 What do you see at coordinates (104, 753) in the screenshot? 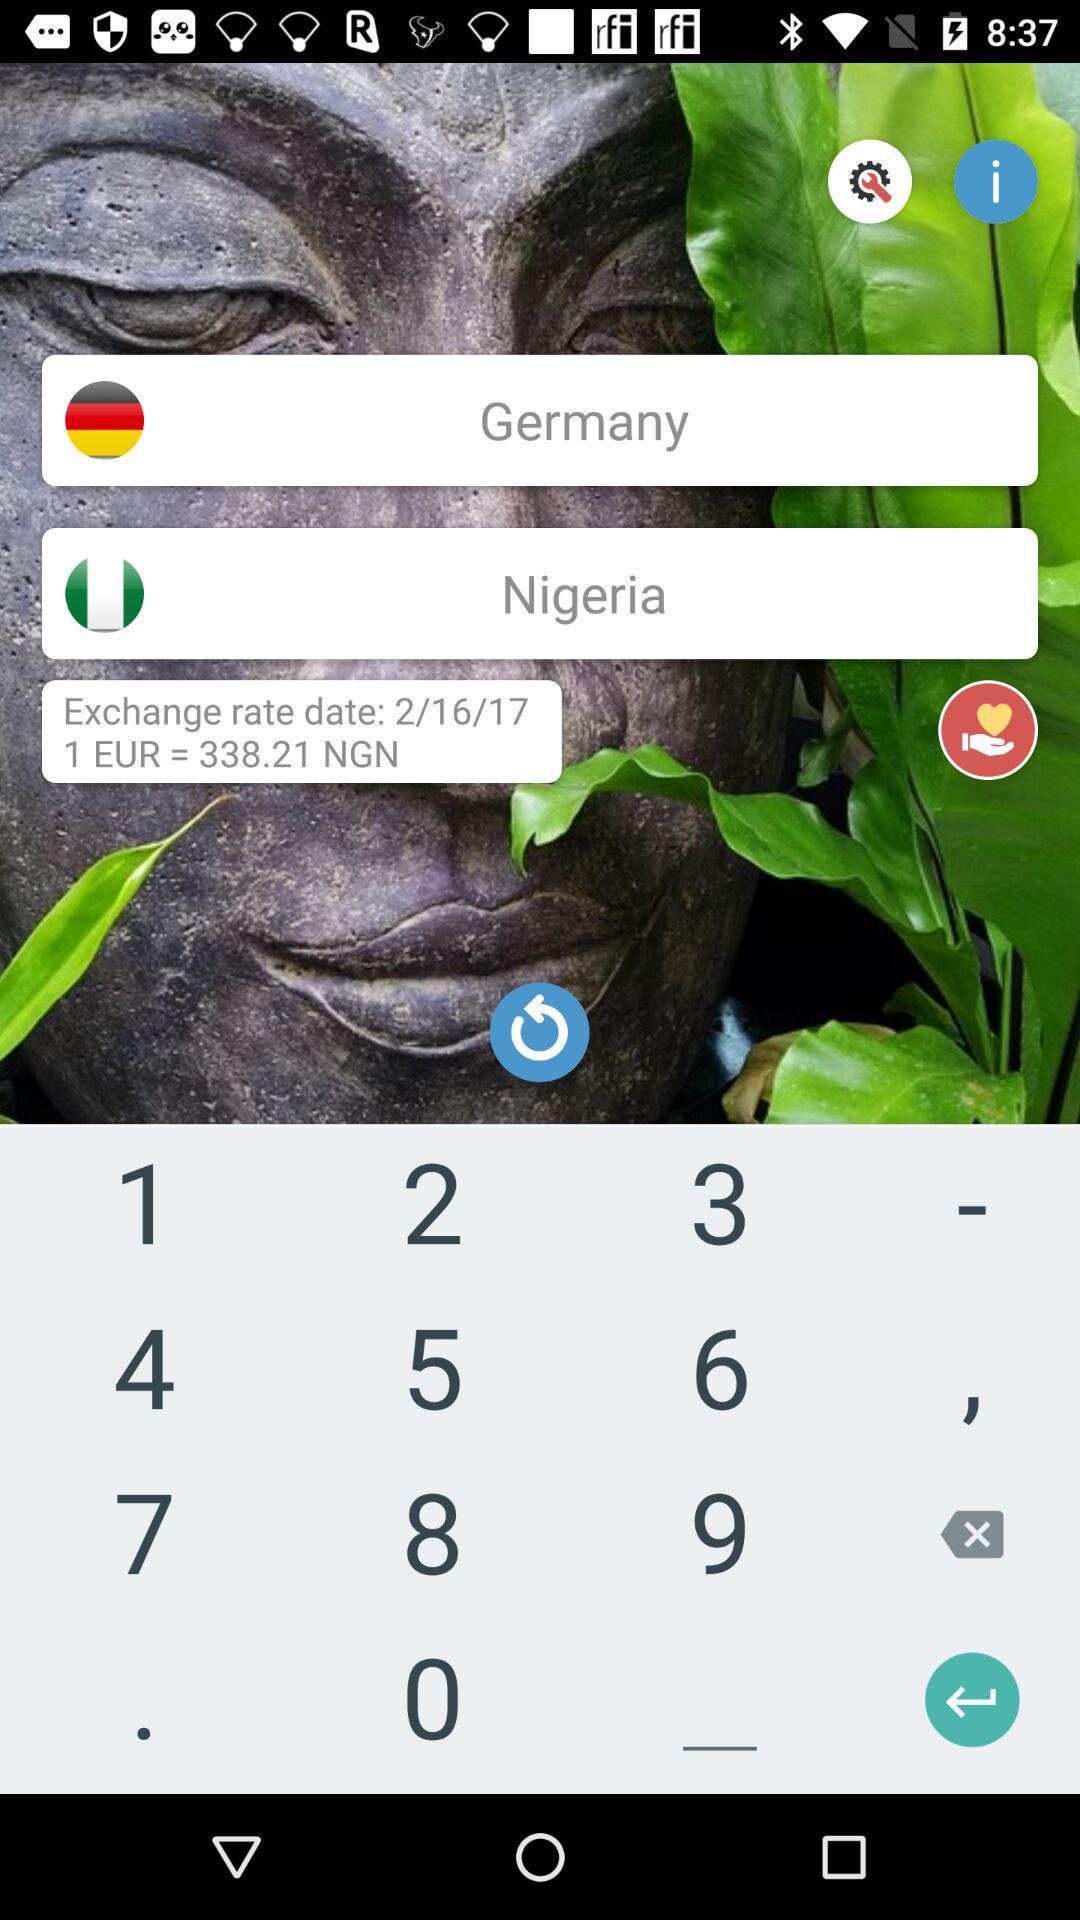
I see `the gift icon` at bounding box center [104, 753].